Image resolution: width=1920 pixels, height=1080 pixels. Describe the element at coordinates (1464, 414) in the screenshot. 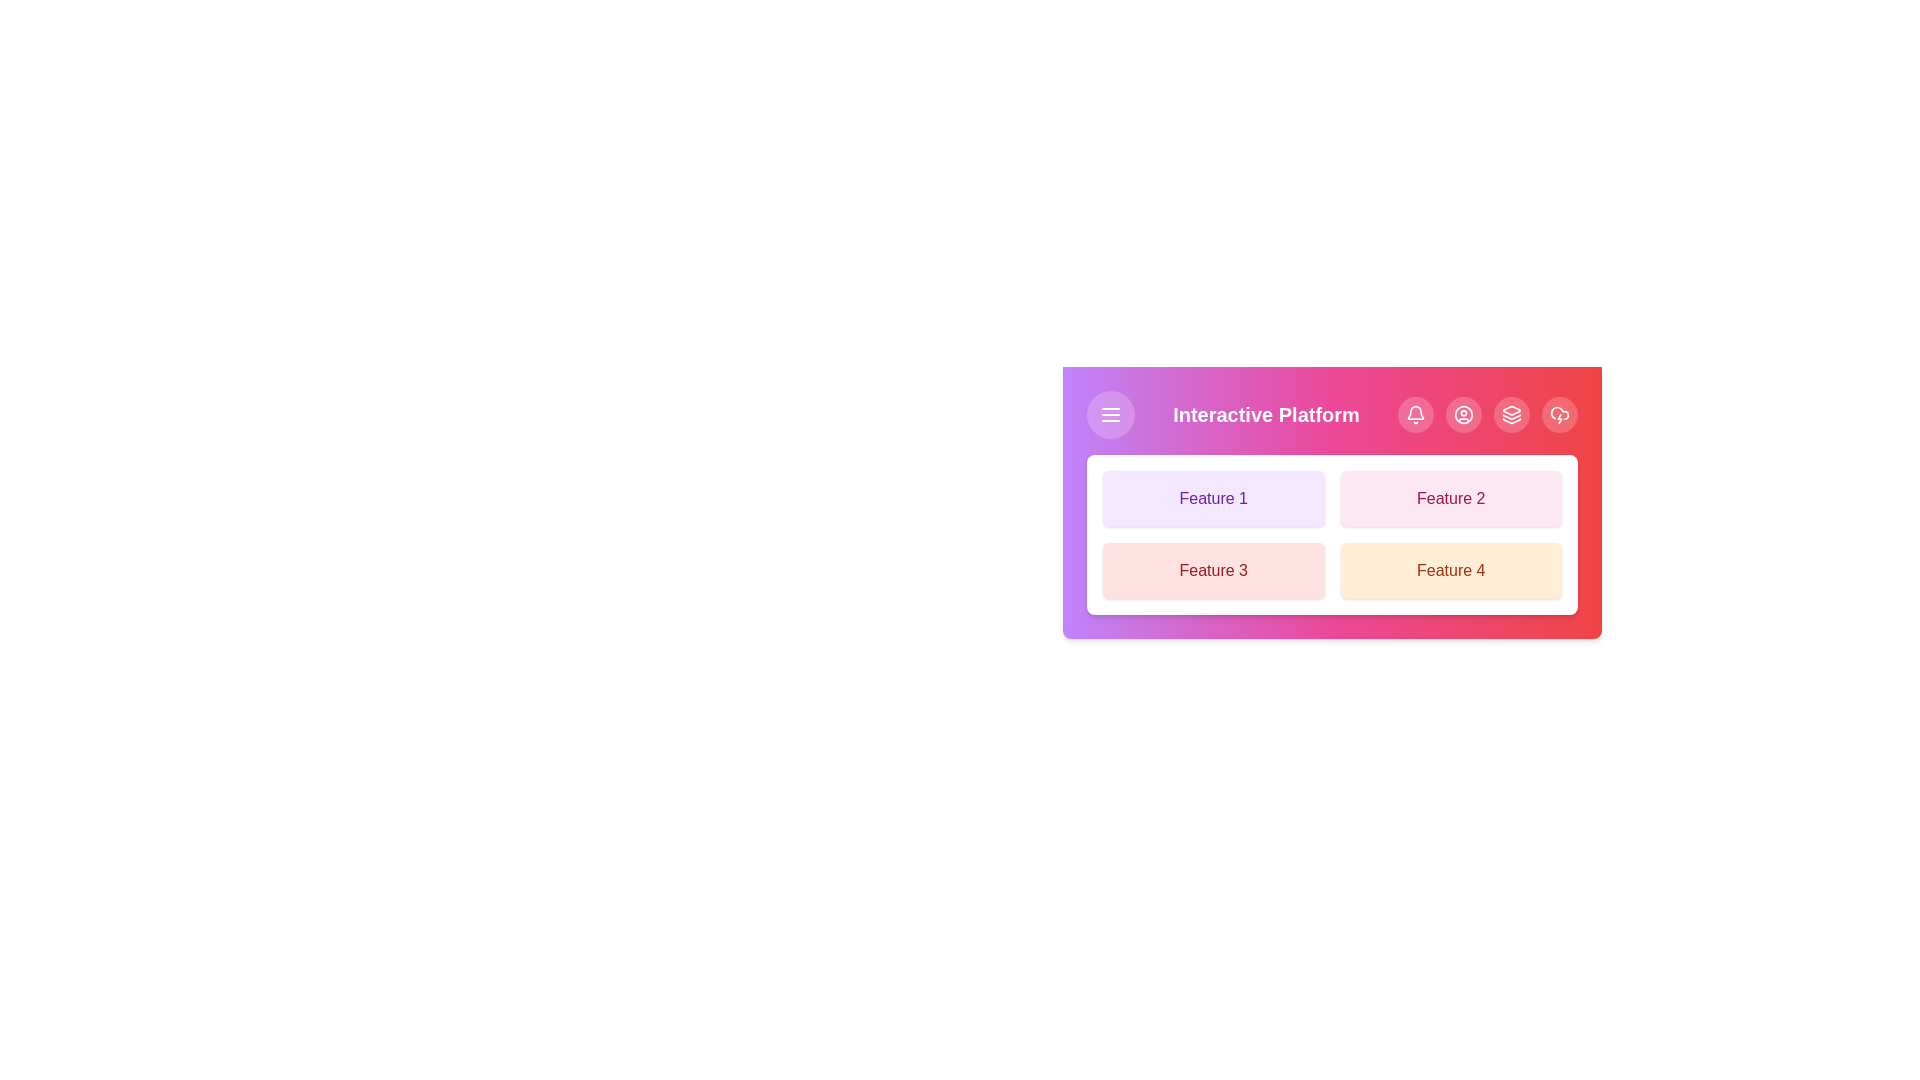

I see `the navigation button UserCircle` at that location.